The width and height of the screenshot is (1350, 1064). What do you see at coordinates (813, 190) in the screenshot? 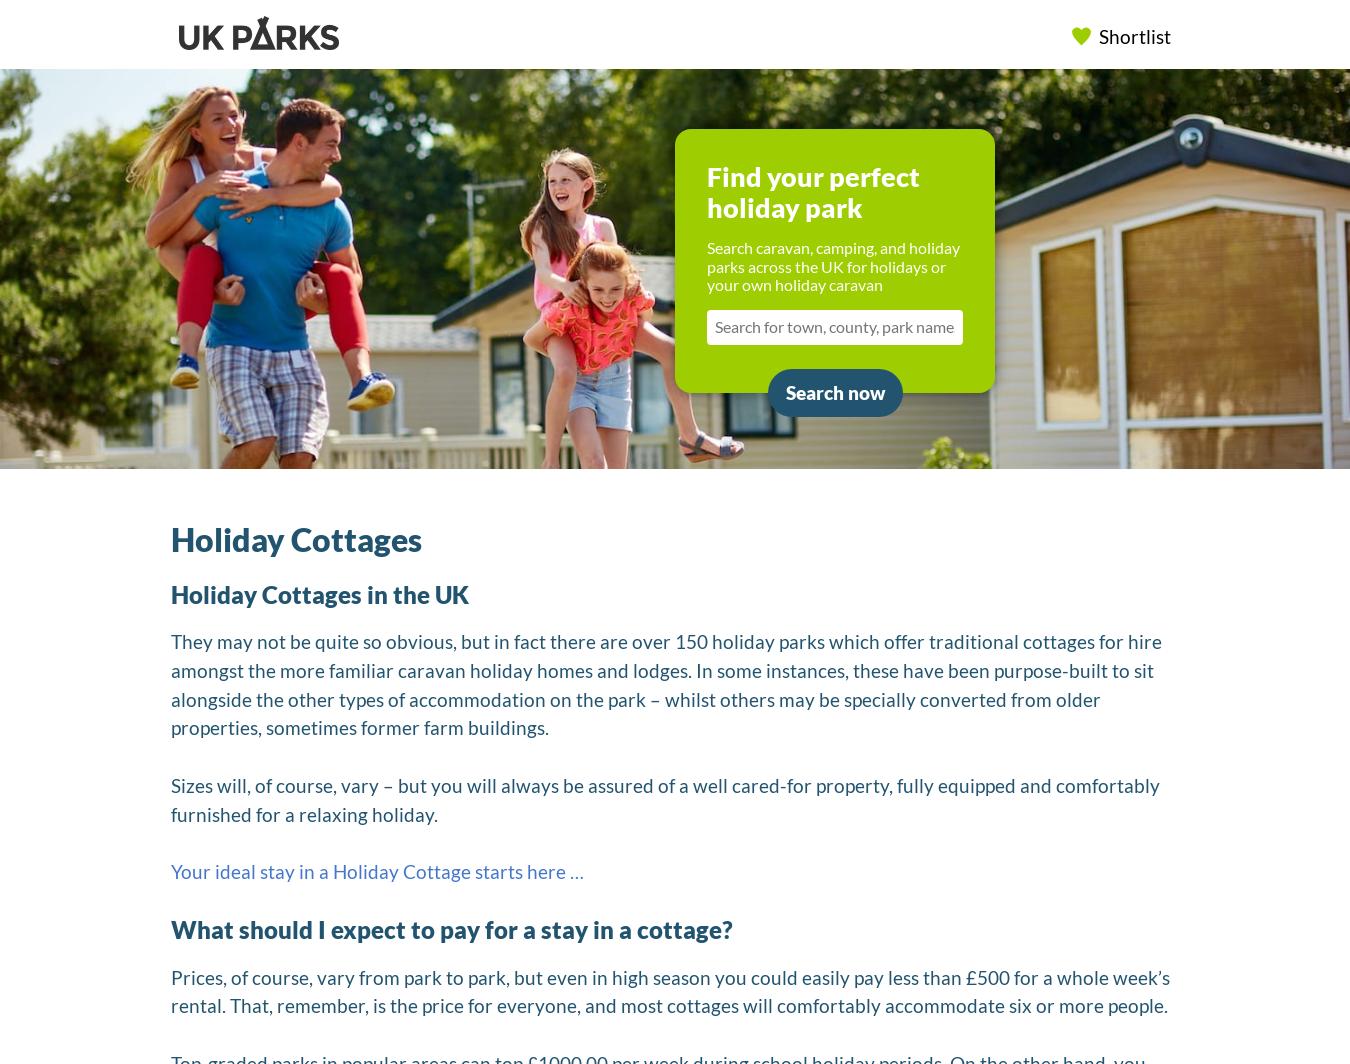
I see `'Find your perfect holiday park'` at bounding box center [813, 190].